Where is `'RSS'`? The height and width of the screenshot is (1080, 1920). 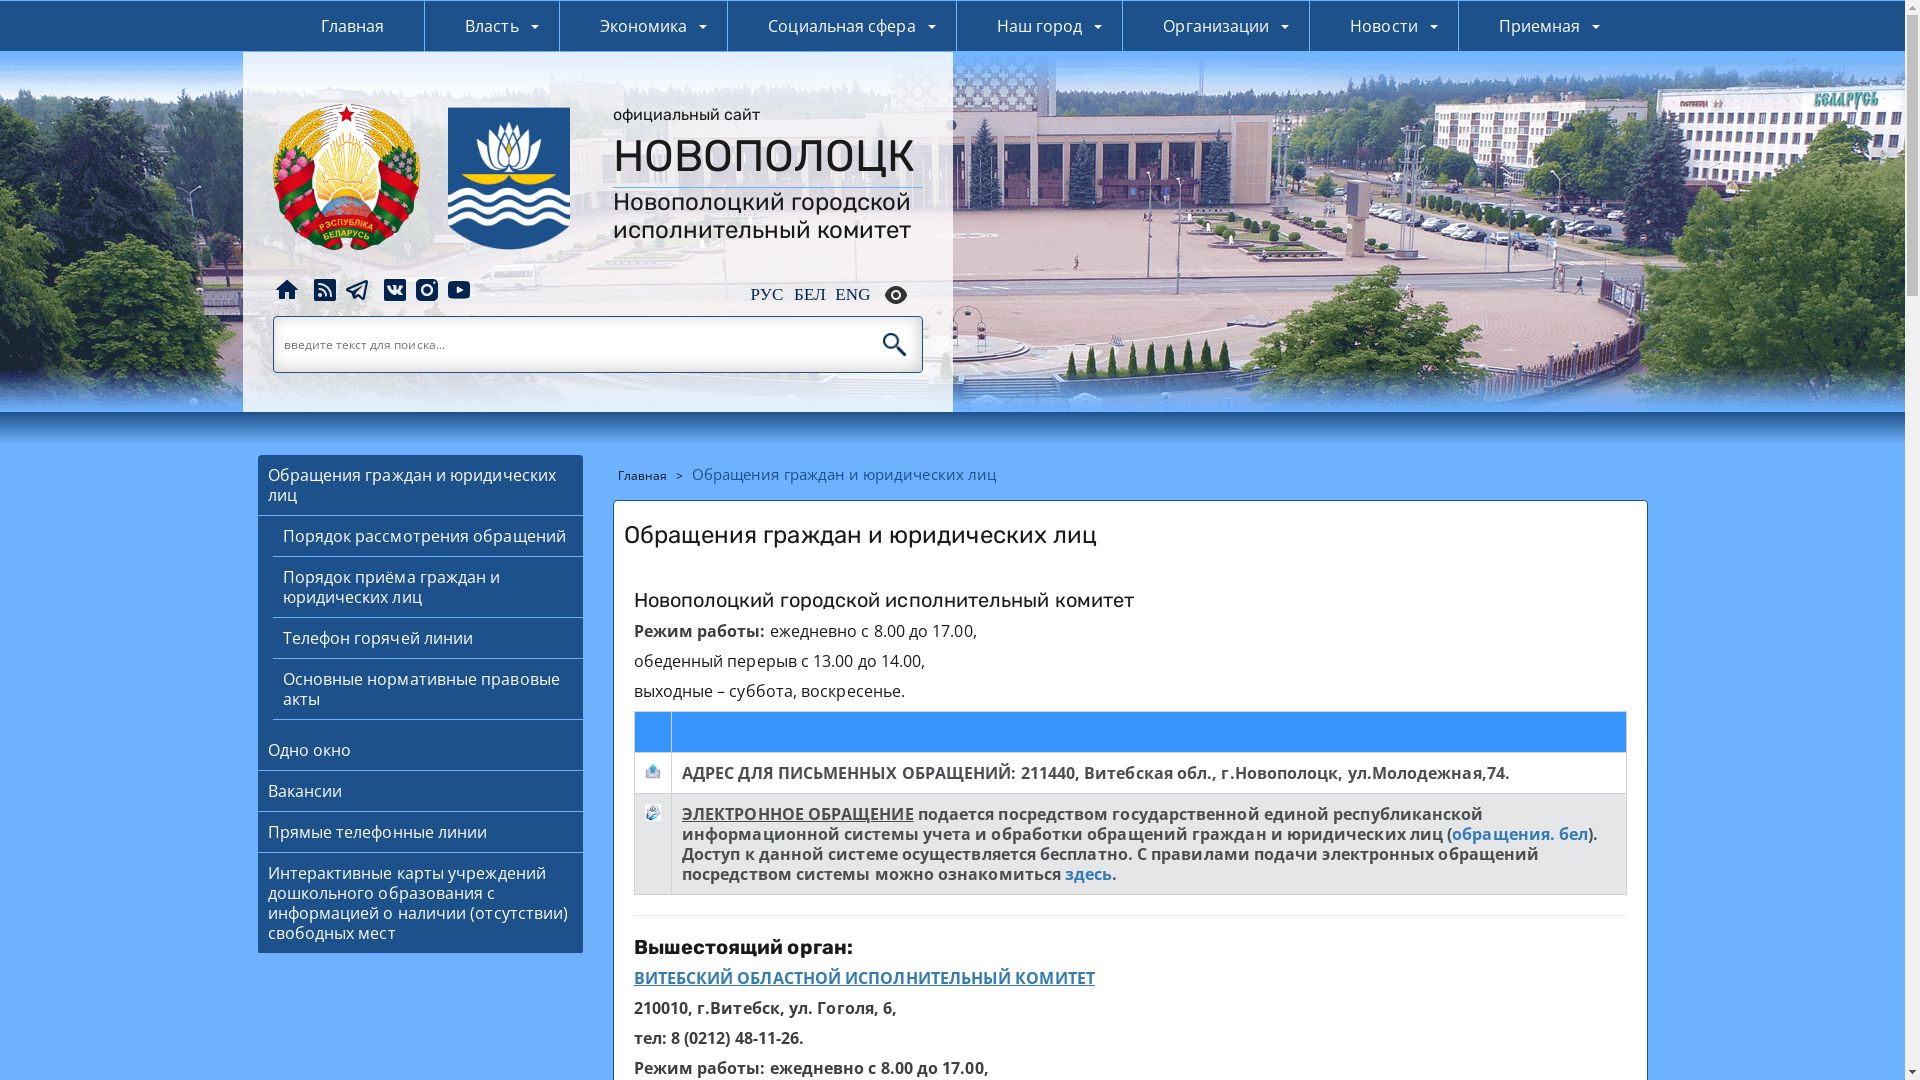 'RSS' is located at coordinates (309, 288).